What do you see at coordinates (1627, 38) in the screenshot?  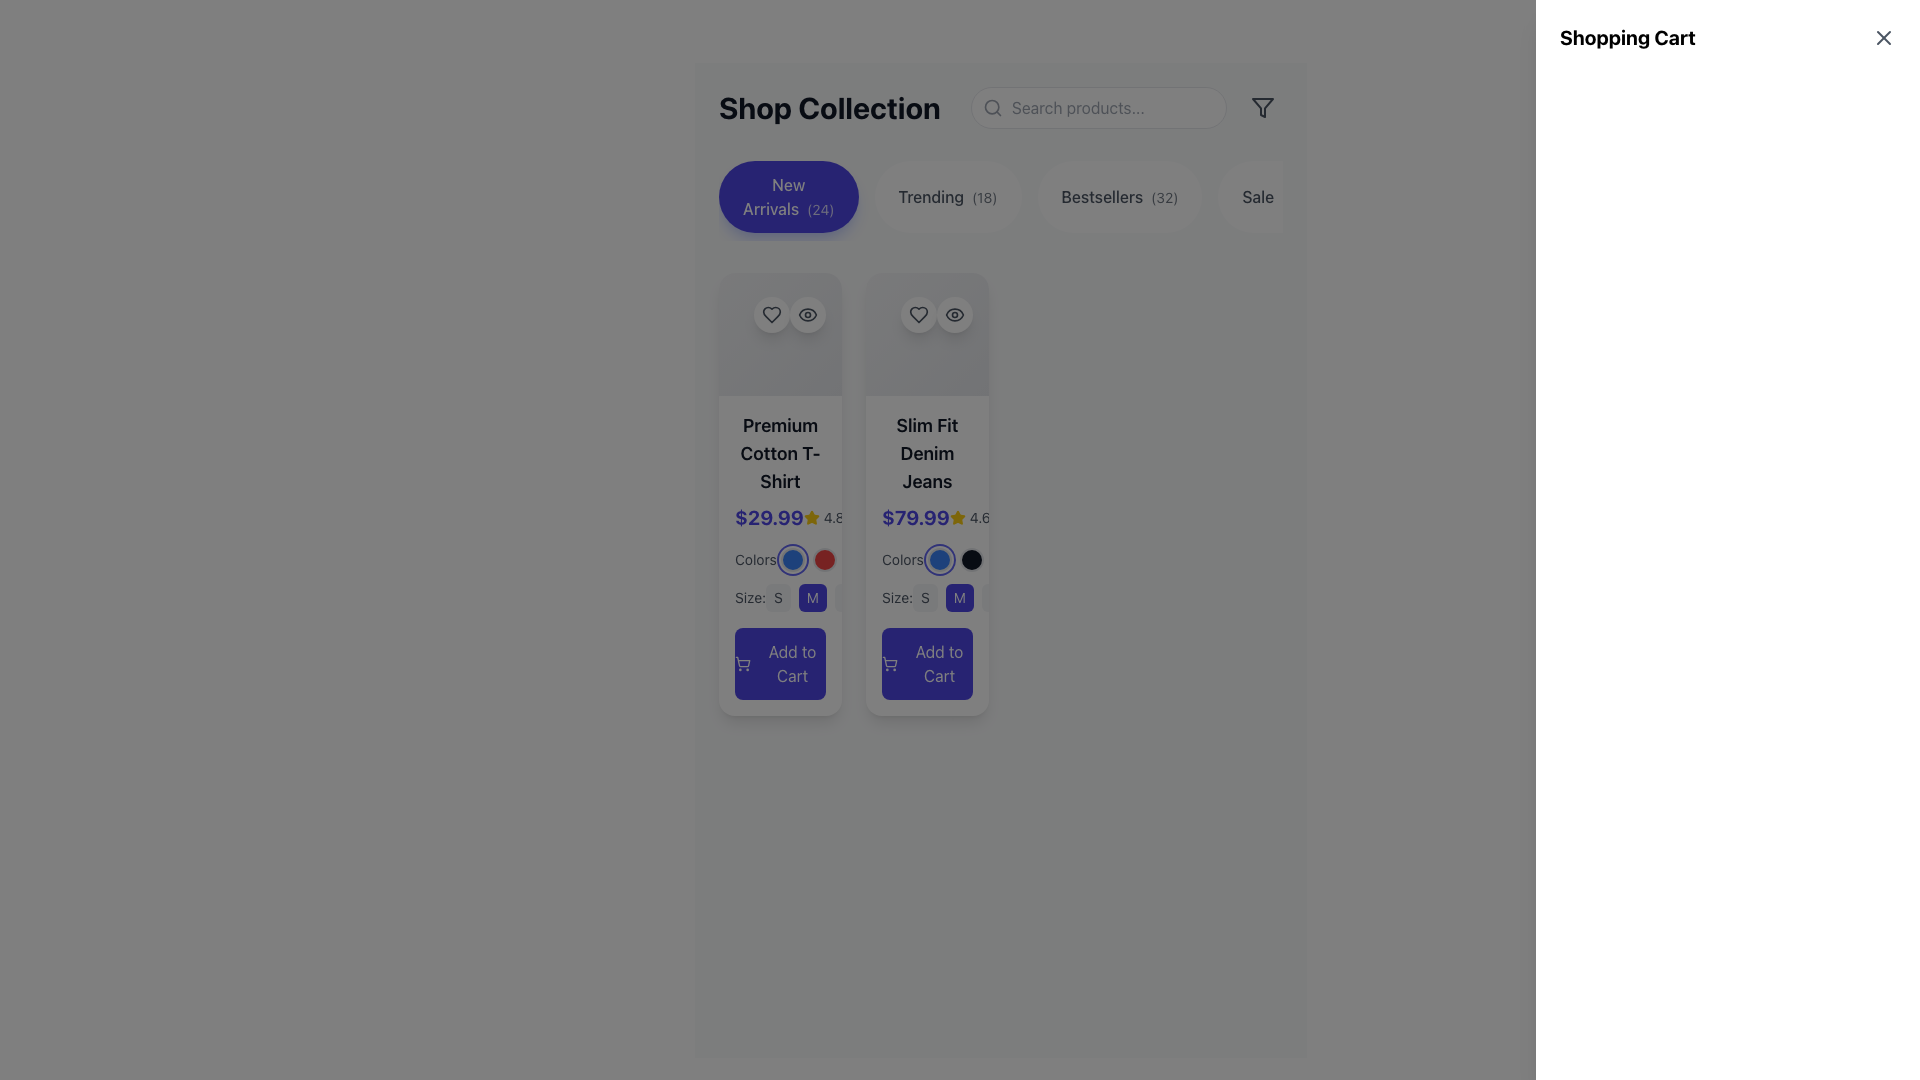 I see `the 'Shopping Cart' text label, which is a bold and oversized heading located in the top right corner of the interface` at bounding box center [1627, 38].